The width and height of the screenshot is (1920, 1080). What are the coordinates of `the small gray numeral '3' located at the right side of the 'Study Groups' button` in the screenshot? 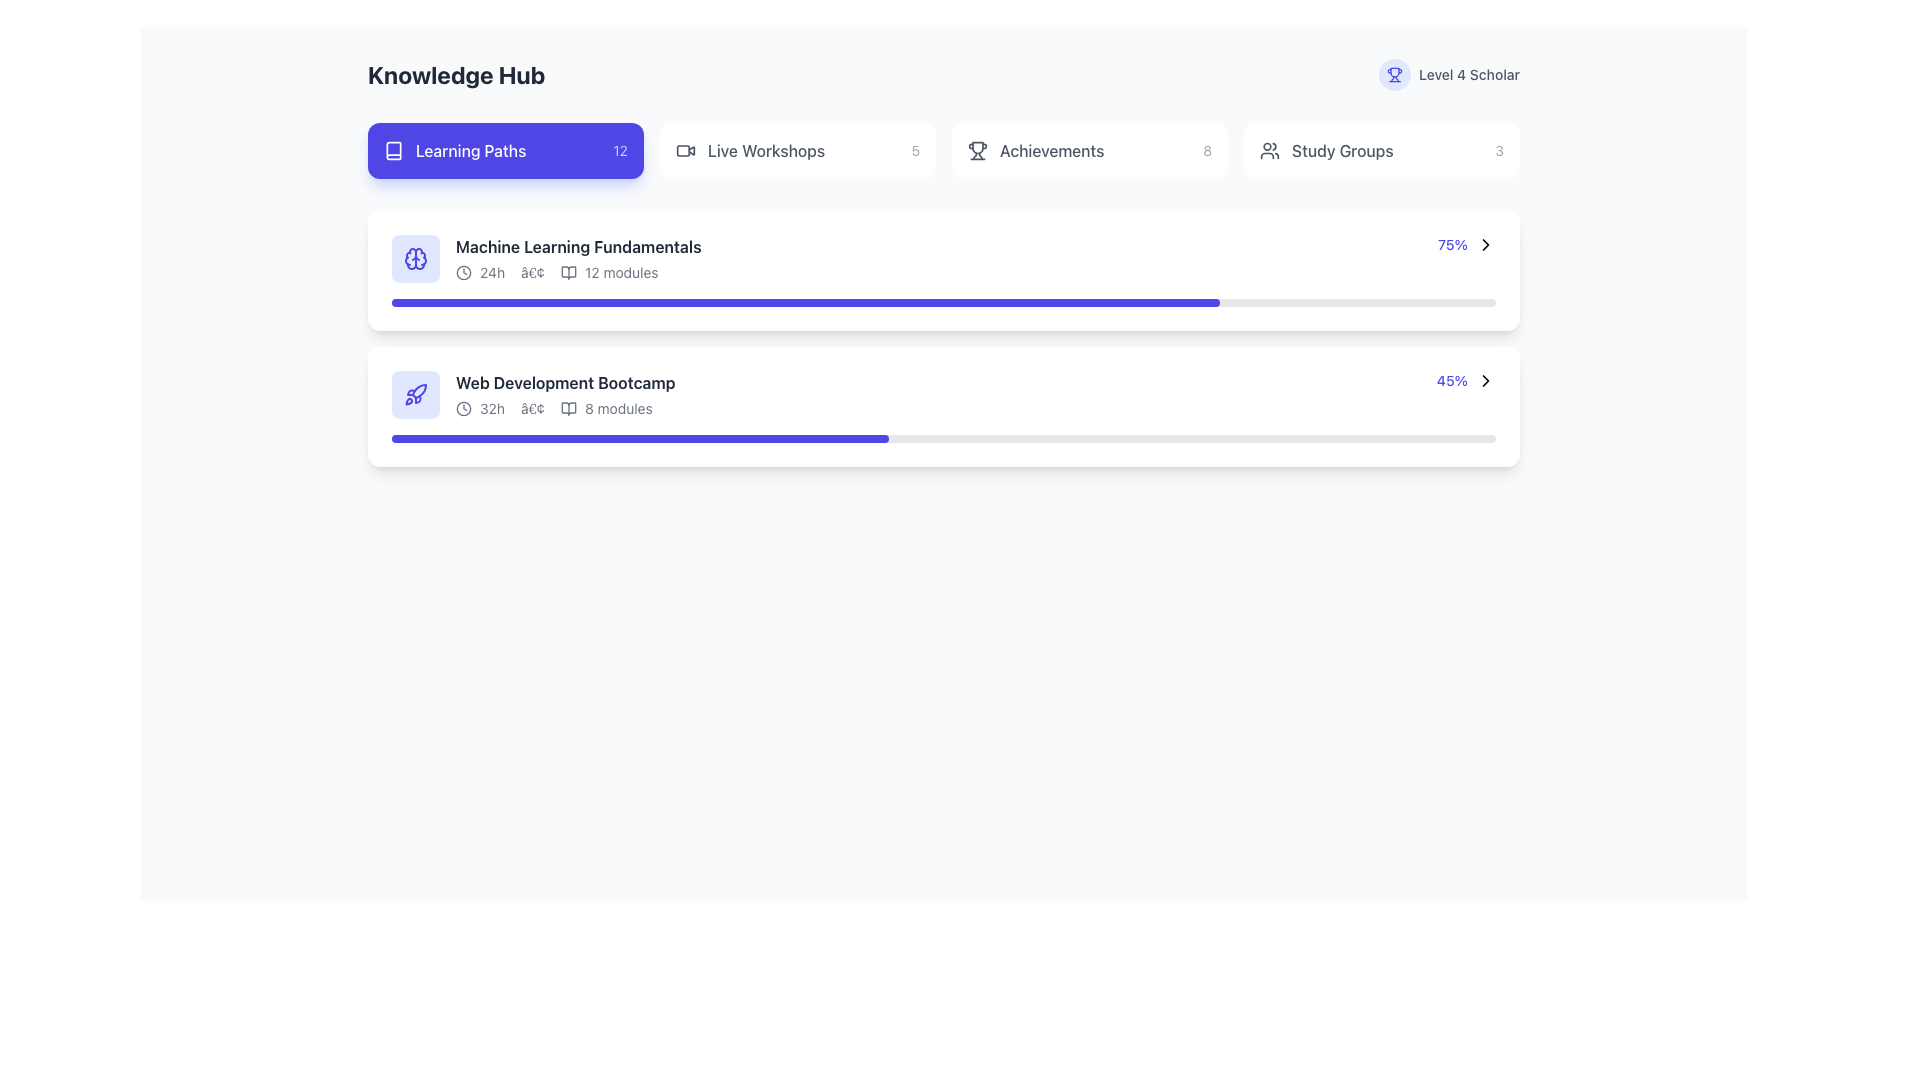 It's located at (1499, 149).